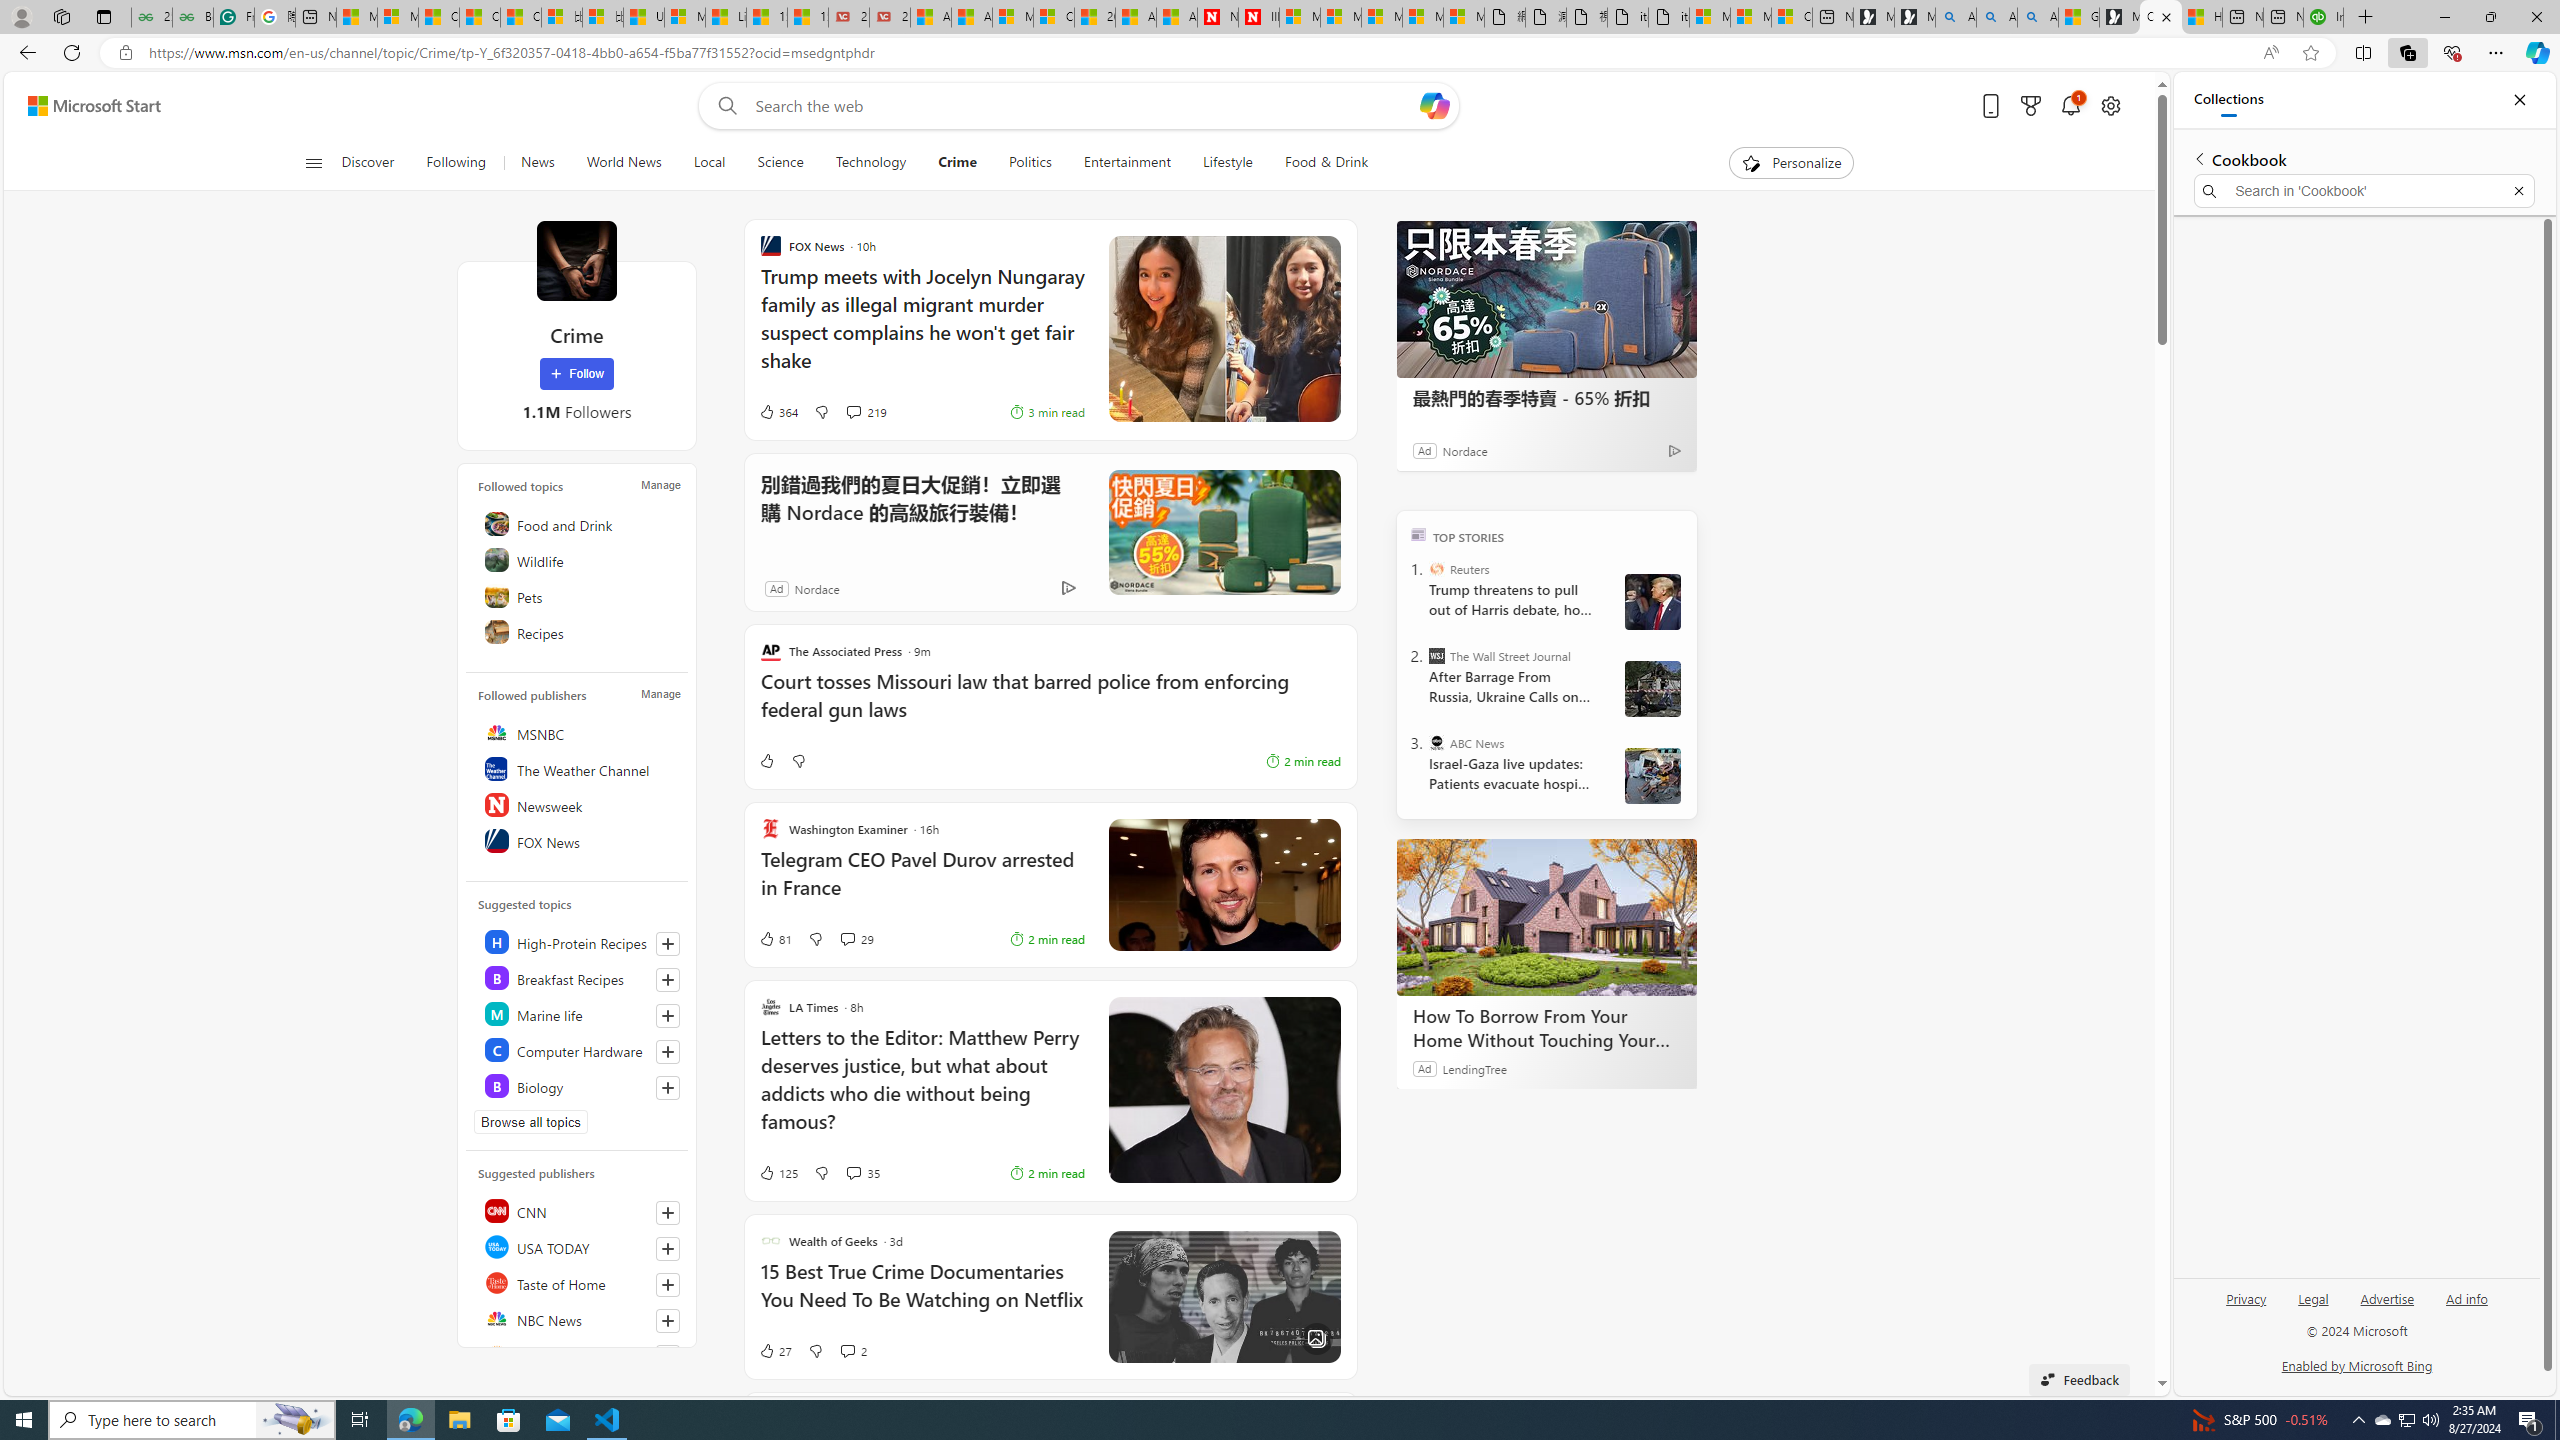  Describe the element at coordinates (1257, 16) in the screenshot. I see `'Illness news & latest pictures from Newsweek.com'` at that location.